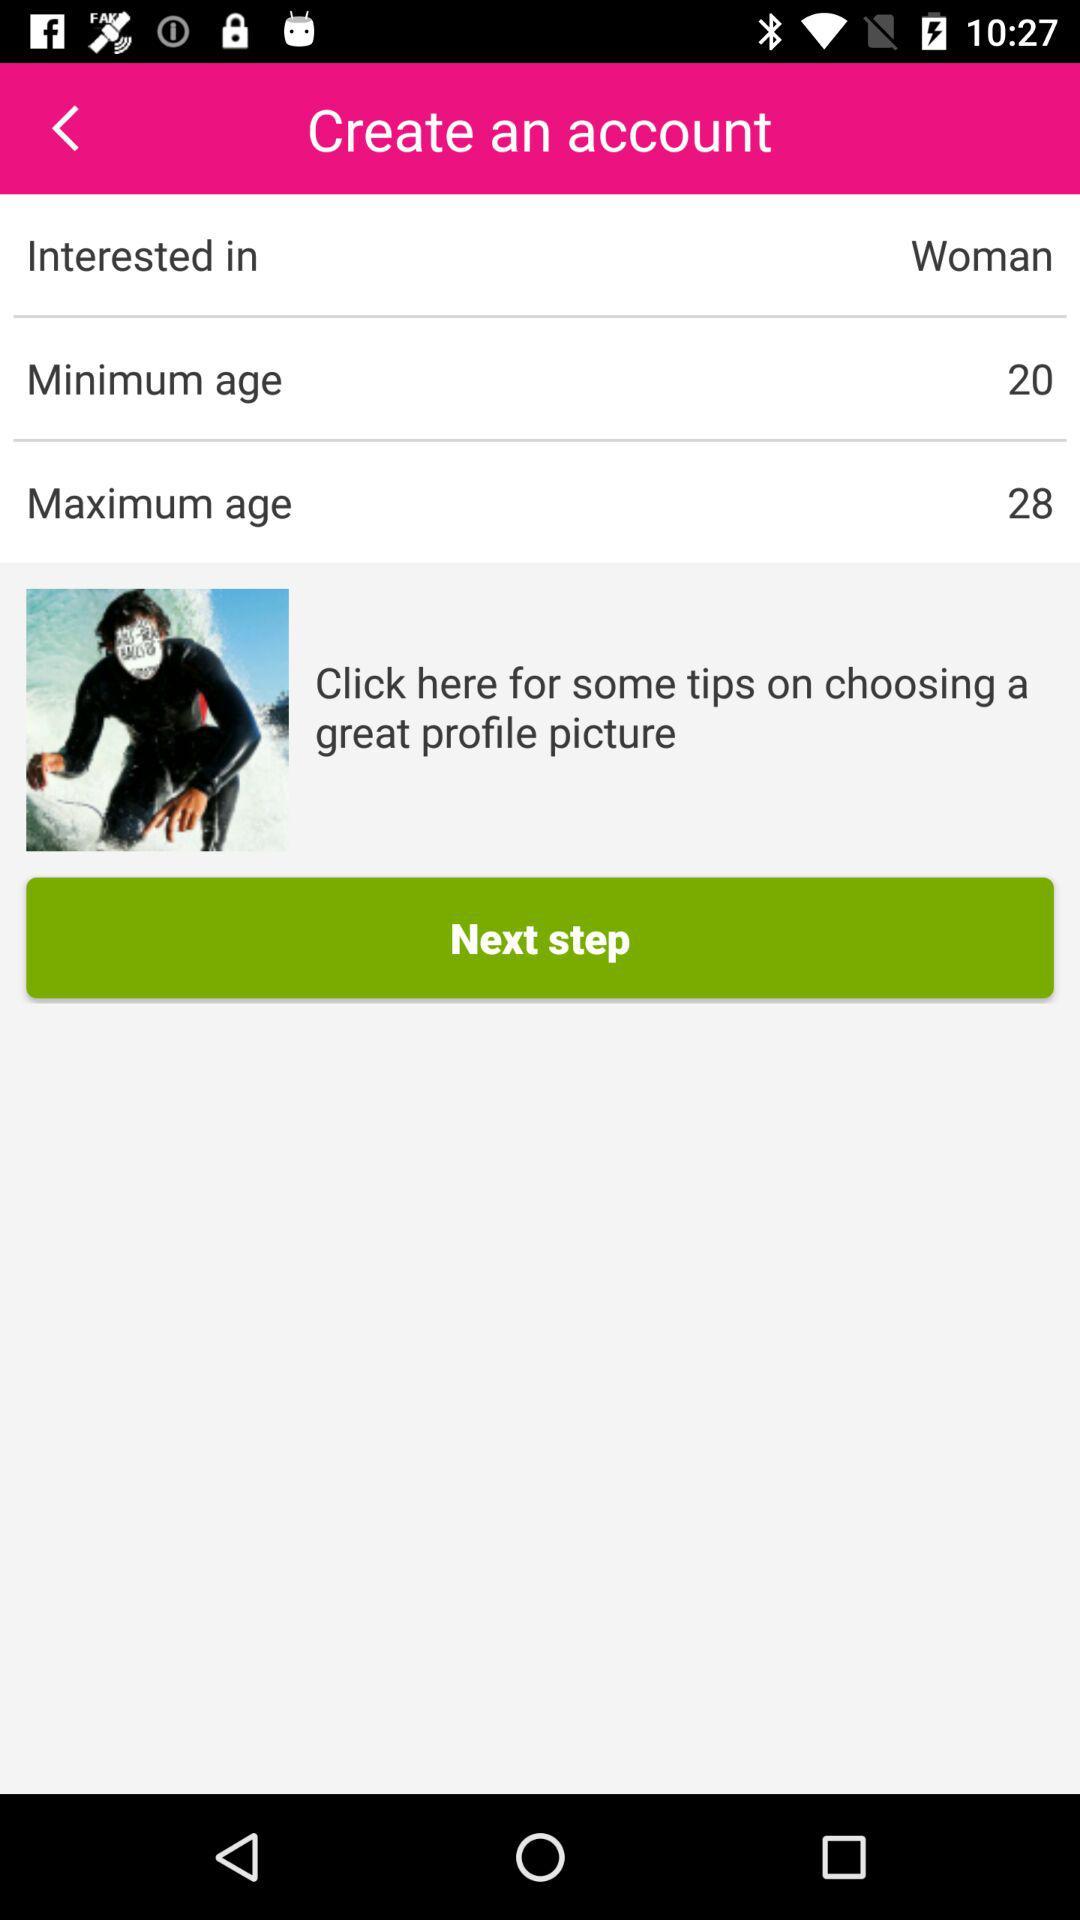  I want to click on the item above the next step, so click(156, 720).